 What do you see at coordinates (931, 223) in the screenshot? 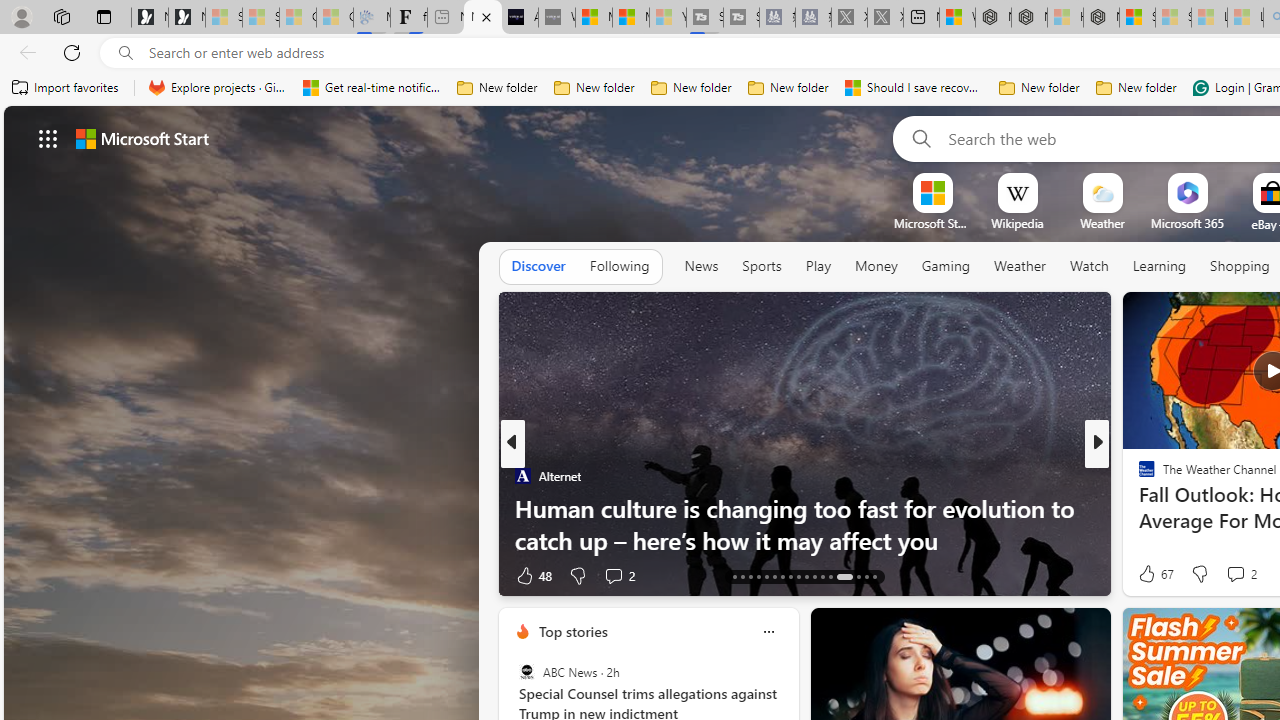
I see `'Microsoft Start Sports'` at bounding box center [931, 223].